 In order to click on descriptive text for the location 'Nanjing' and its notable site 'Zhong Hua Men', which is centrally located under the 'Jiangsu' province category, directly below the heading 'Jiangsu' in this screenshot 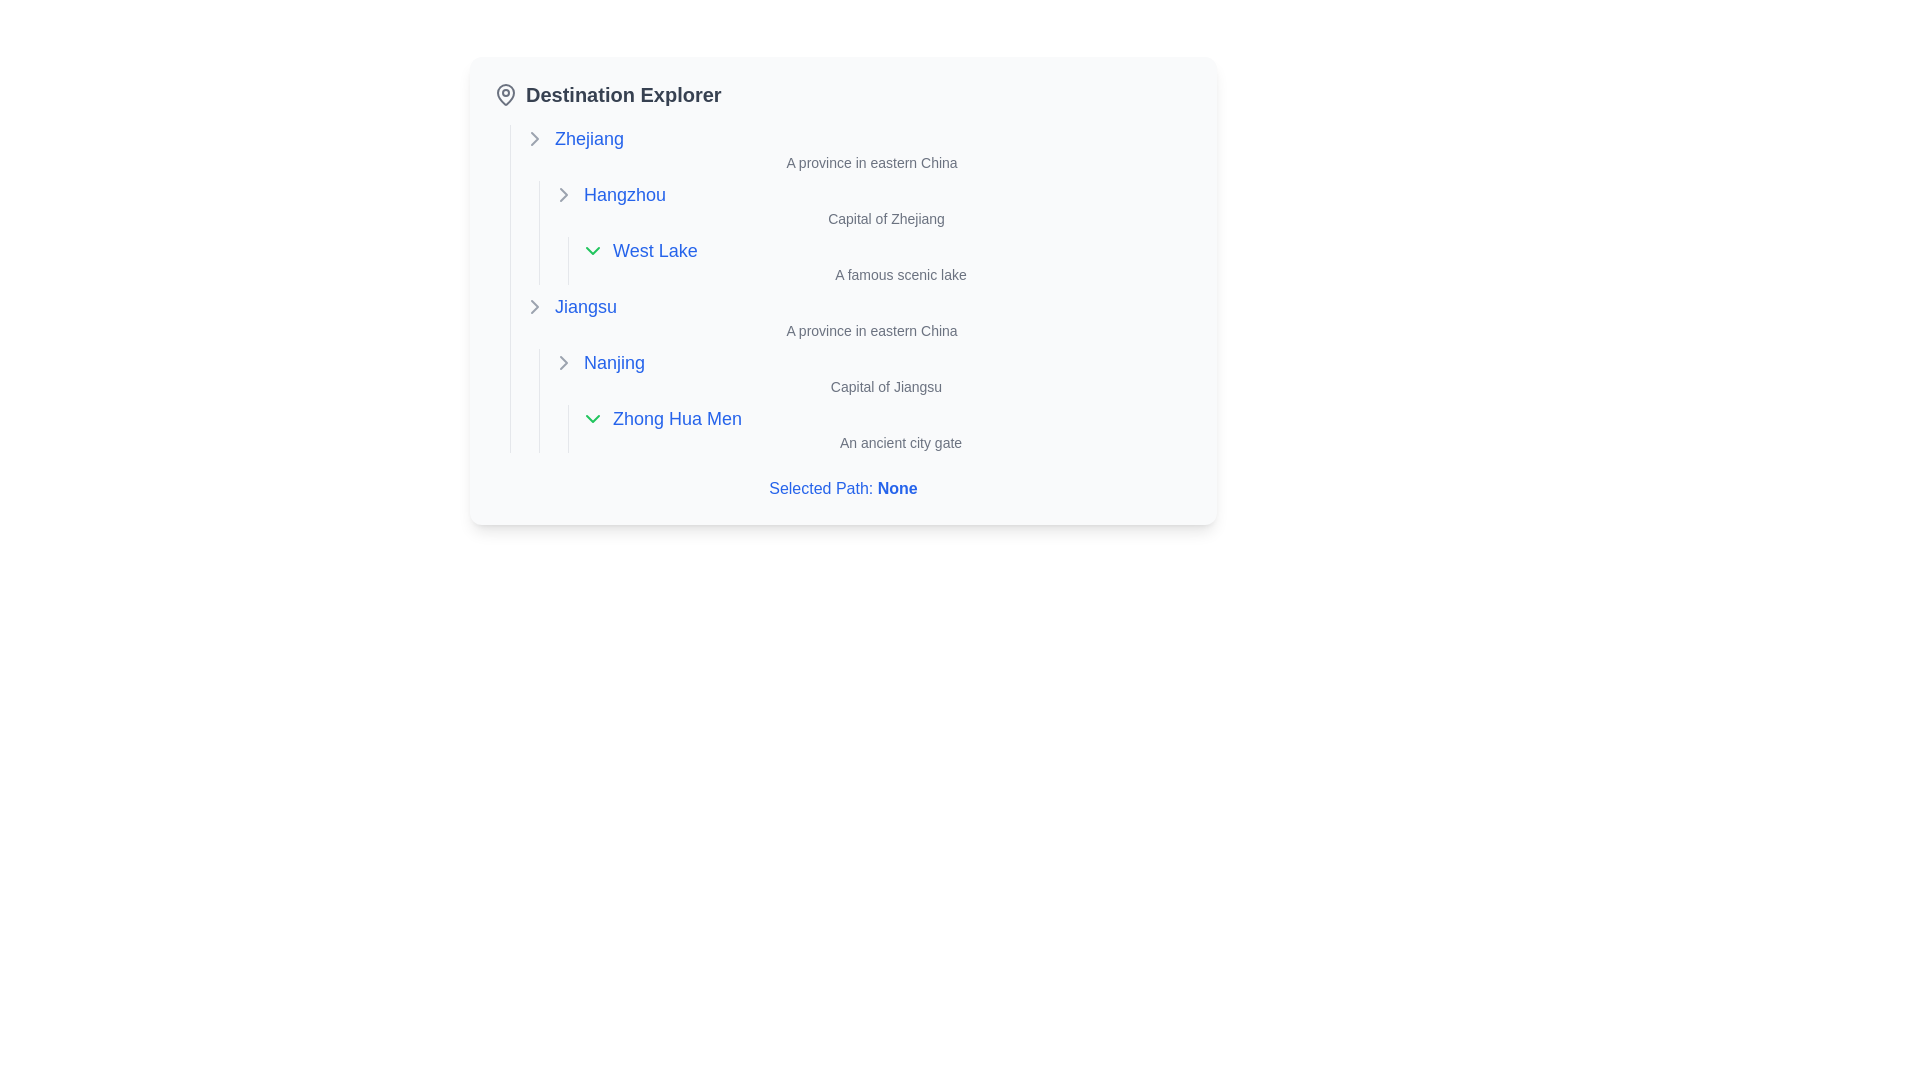, I will do `click(872, 401)`.